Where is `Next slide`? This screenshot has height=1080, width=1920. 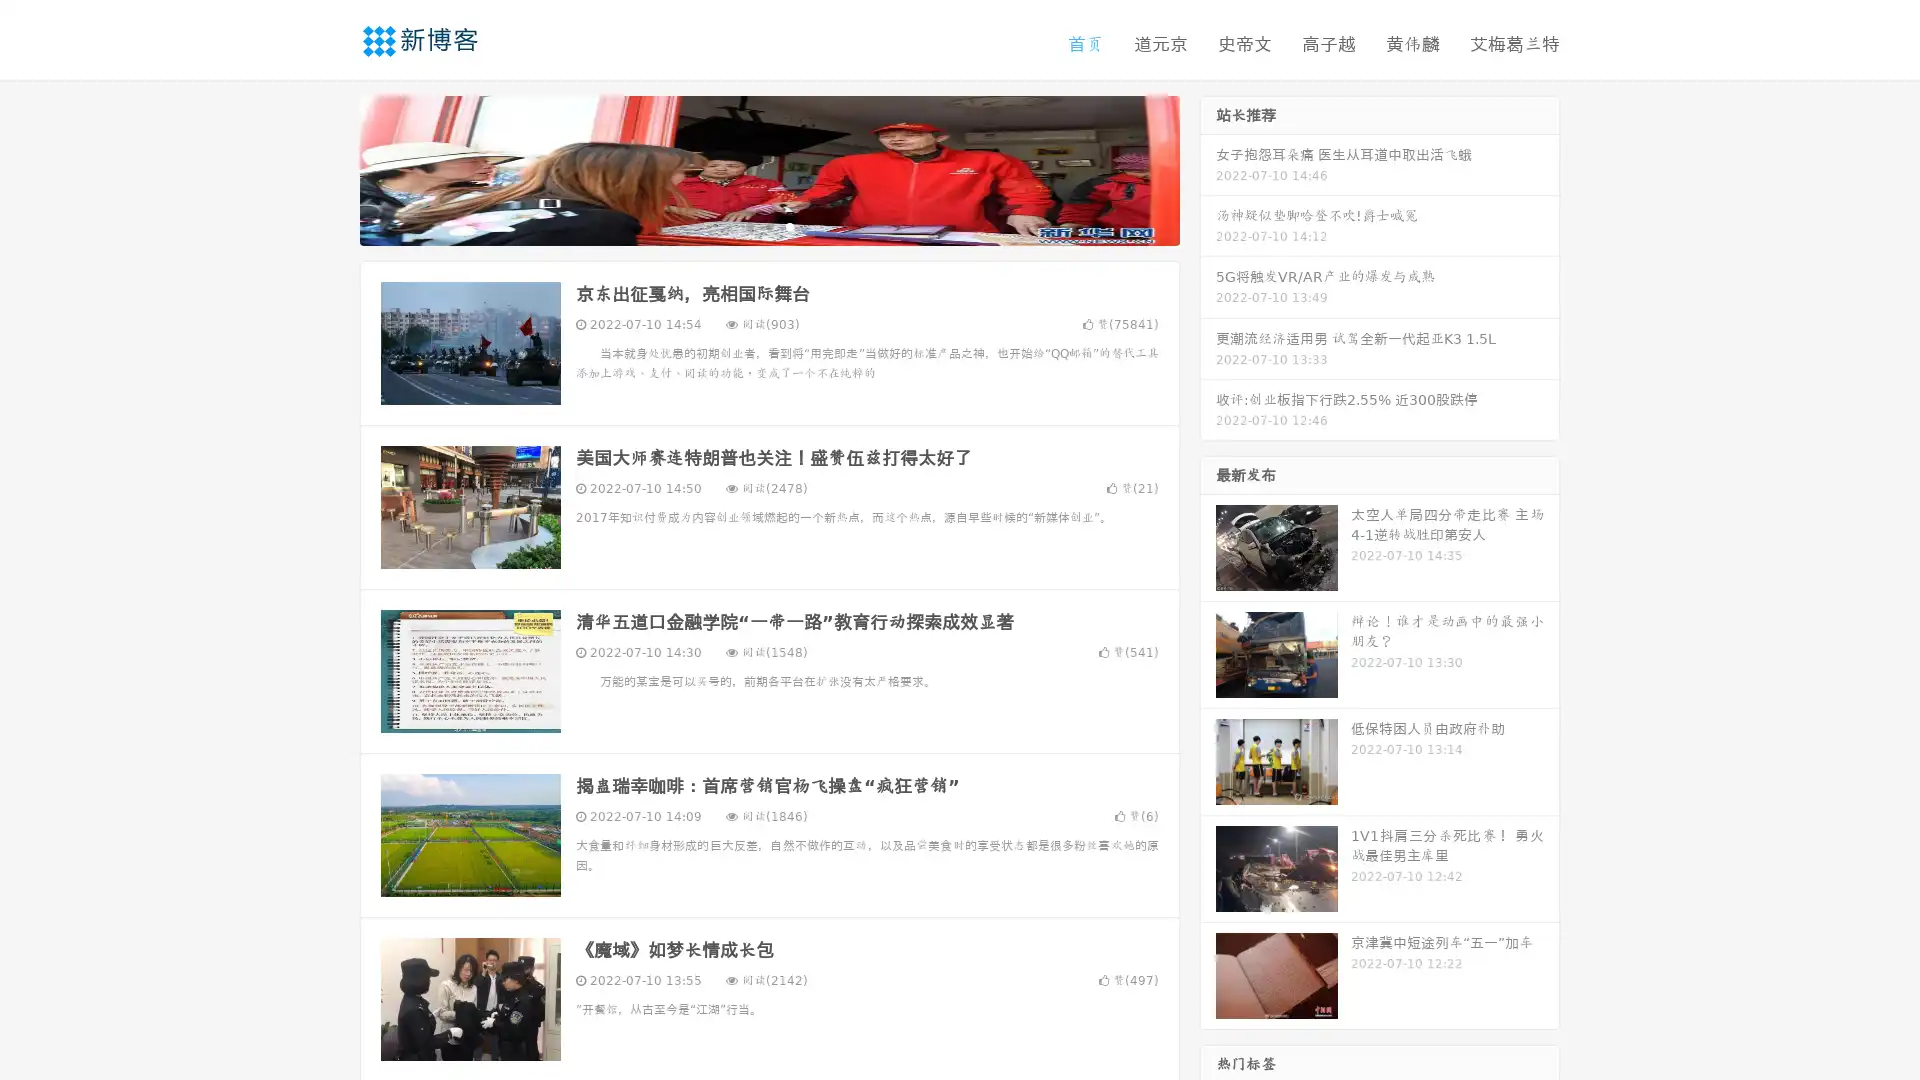 Next slide is located at coordinates (1208, 168).